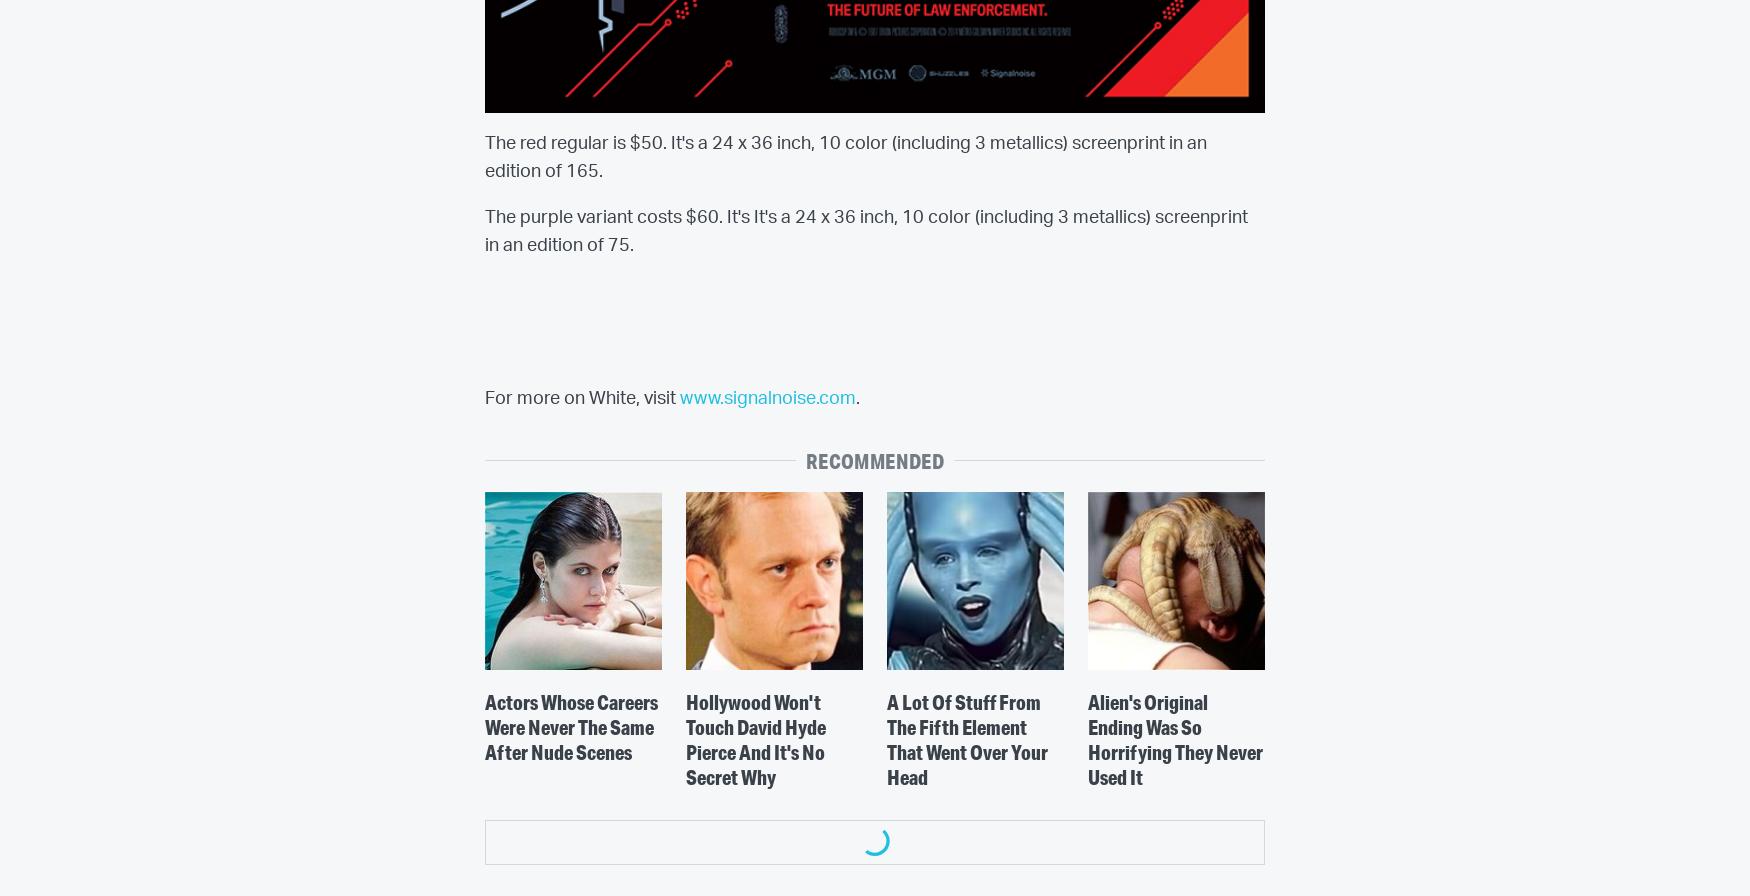 Image resolution: width=1750 pixels, height=896 pixels. What do you see at coordinates (753, 738) in the screenshot?
I see `'Hollywood Won't Touch David Hyde Pierce And It's No Secret Why'` at bounding box center [753, 738].